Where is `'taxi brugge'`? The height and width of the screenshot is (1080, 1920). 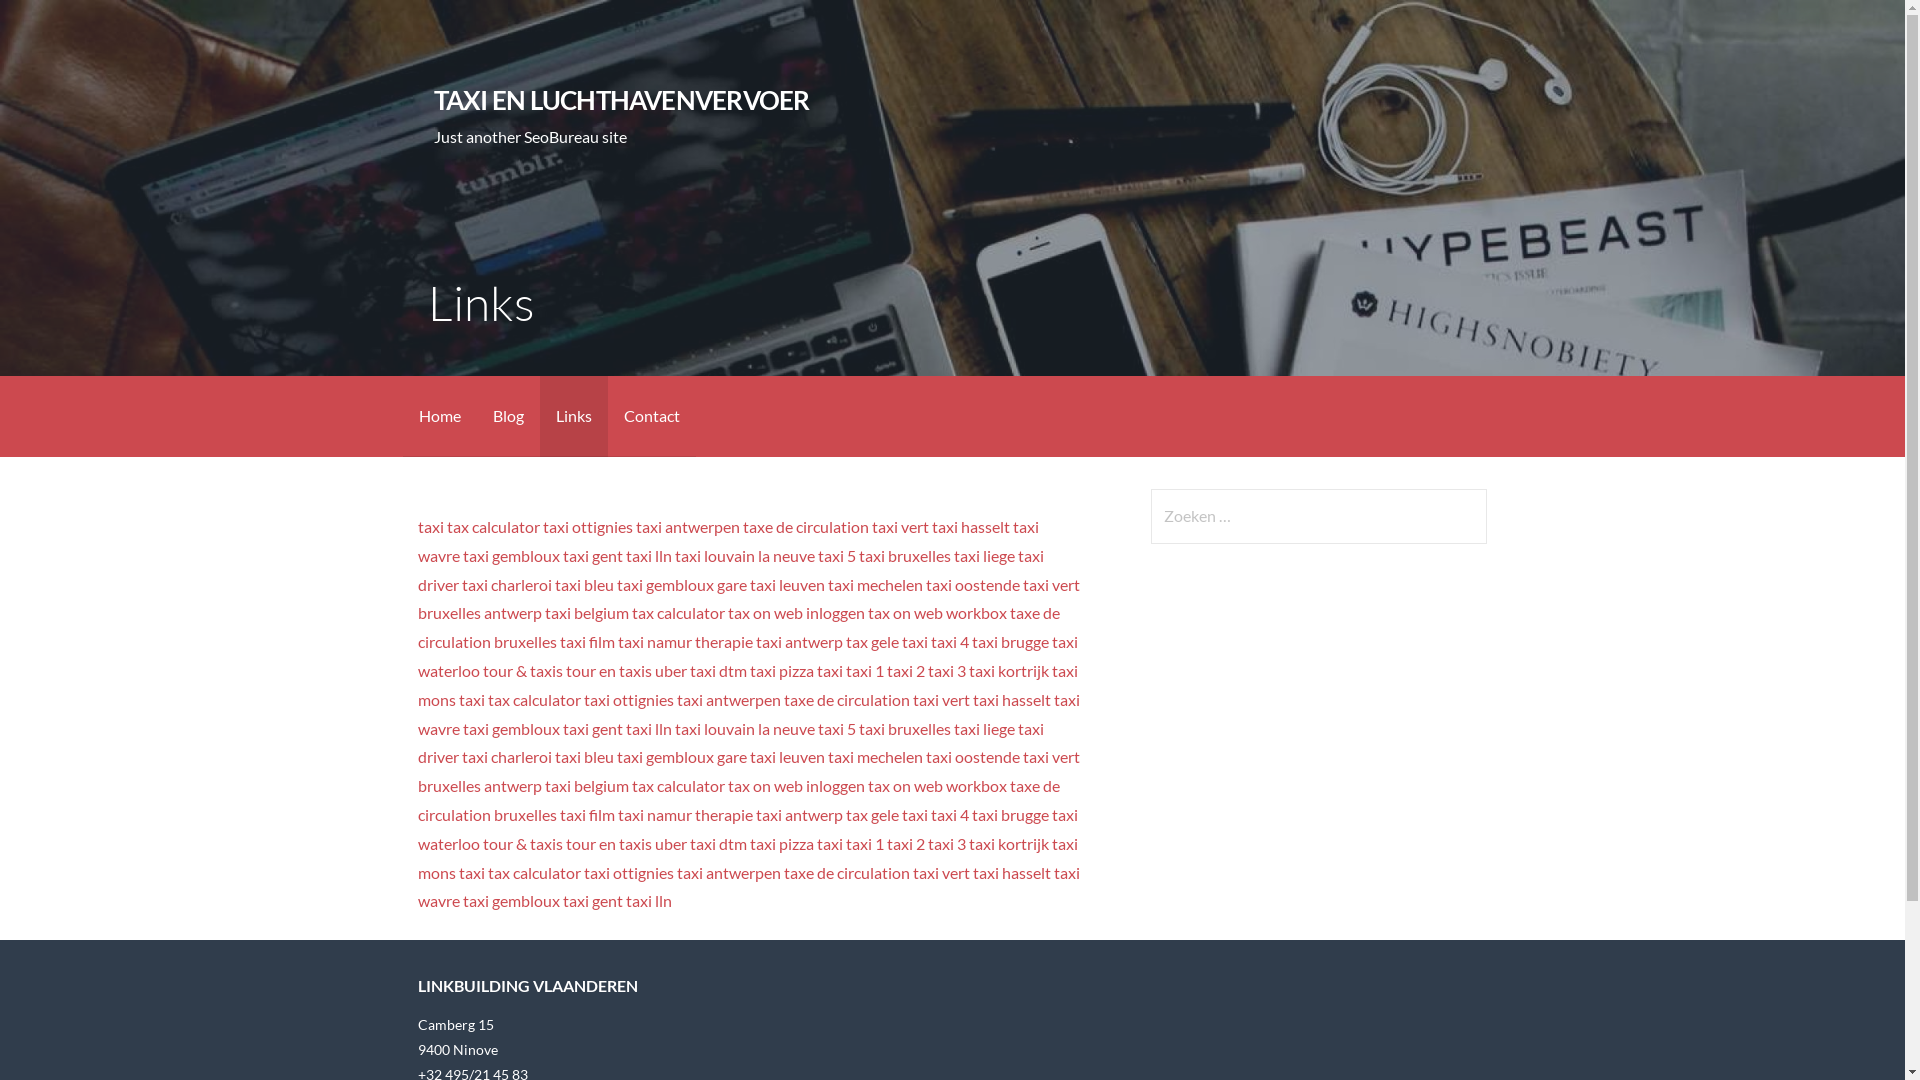
'taxi brugge' is located at coordinates (1010, 641).